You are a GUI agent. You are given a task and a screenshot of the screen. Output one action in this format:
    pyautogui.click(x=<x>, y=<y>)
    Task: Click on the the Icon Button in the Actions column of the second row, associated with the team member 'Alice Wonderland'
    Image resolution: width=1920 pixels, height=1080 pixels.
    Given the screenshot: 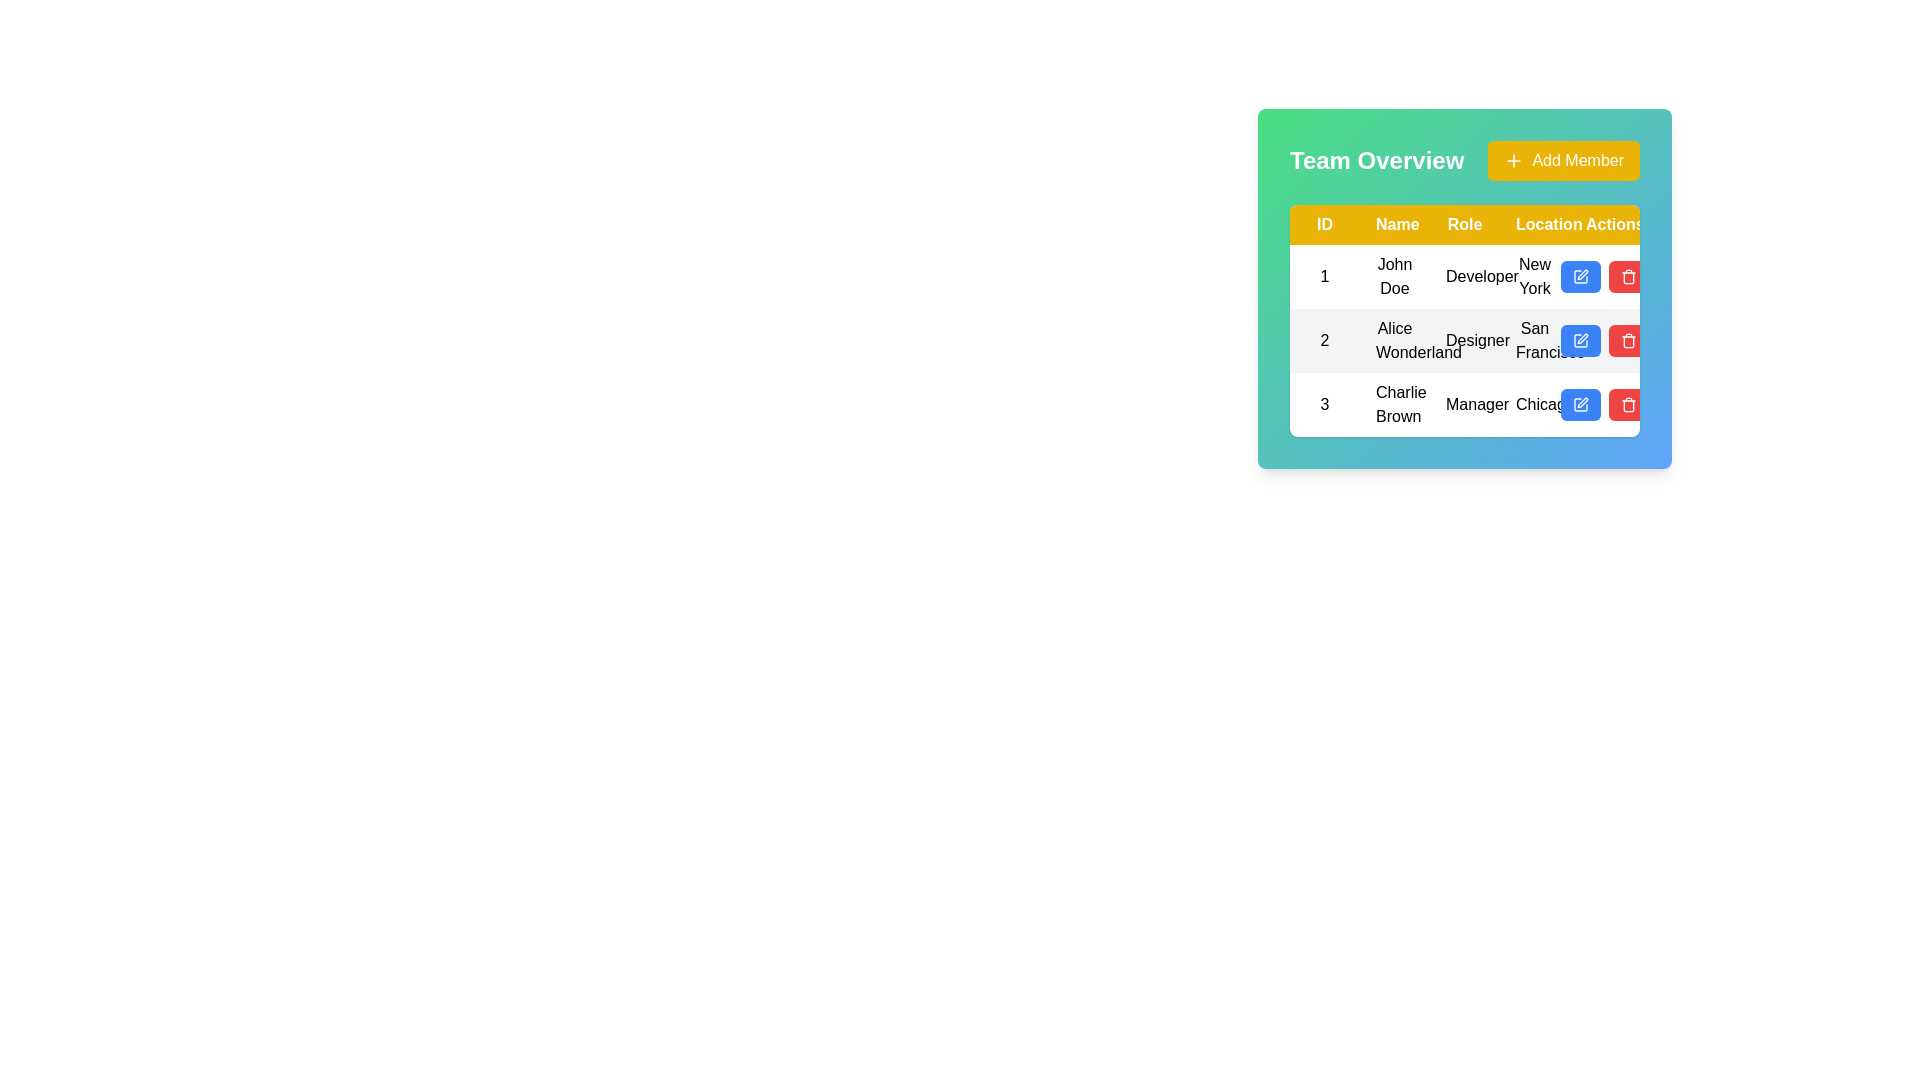 What is the action you would take?
    pyautogui.click(x=1582, y=274)
    